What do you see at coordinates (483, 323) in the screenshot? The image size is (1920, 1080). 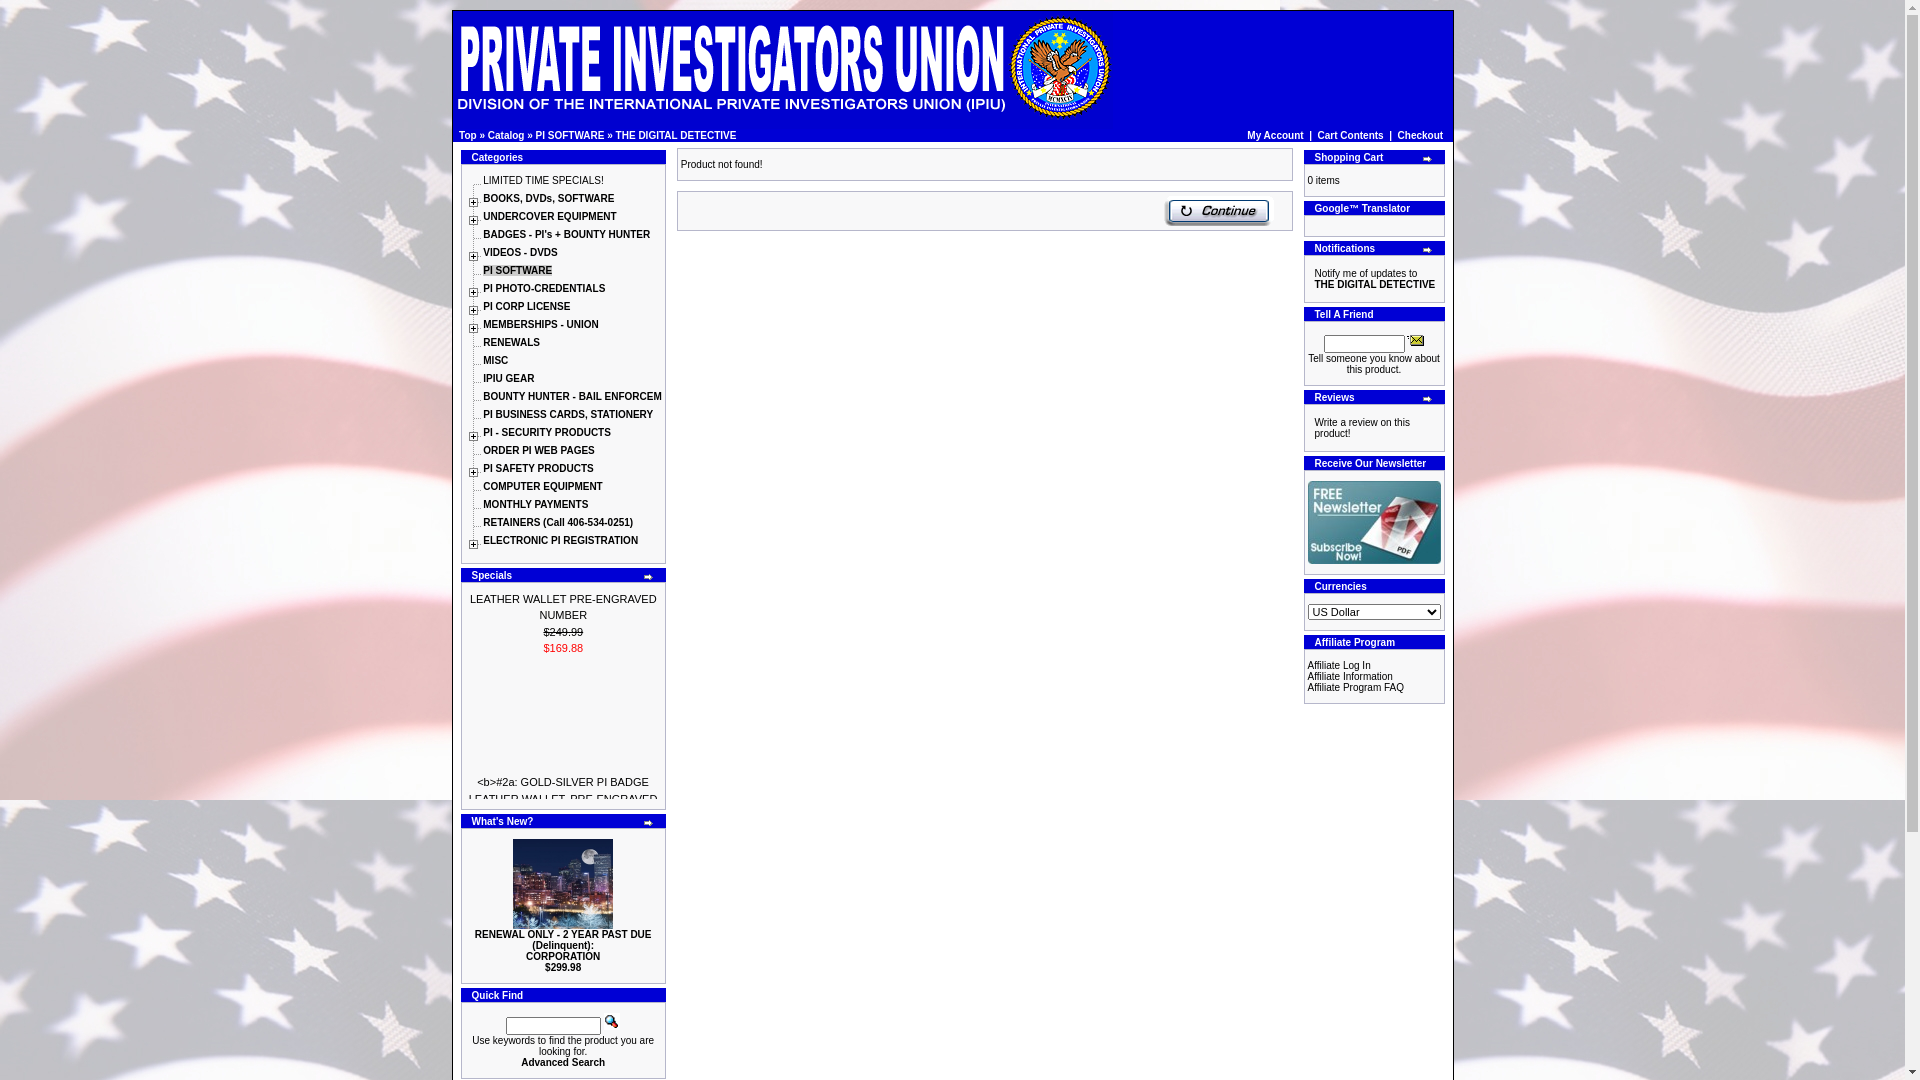 I see `'MEMBERSHIPS - UNION'` at bounding box center [483, 323].